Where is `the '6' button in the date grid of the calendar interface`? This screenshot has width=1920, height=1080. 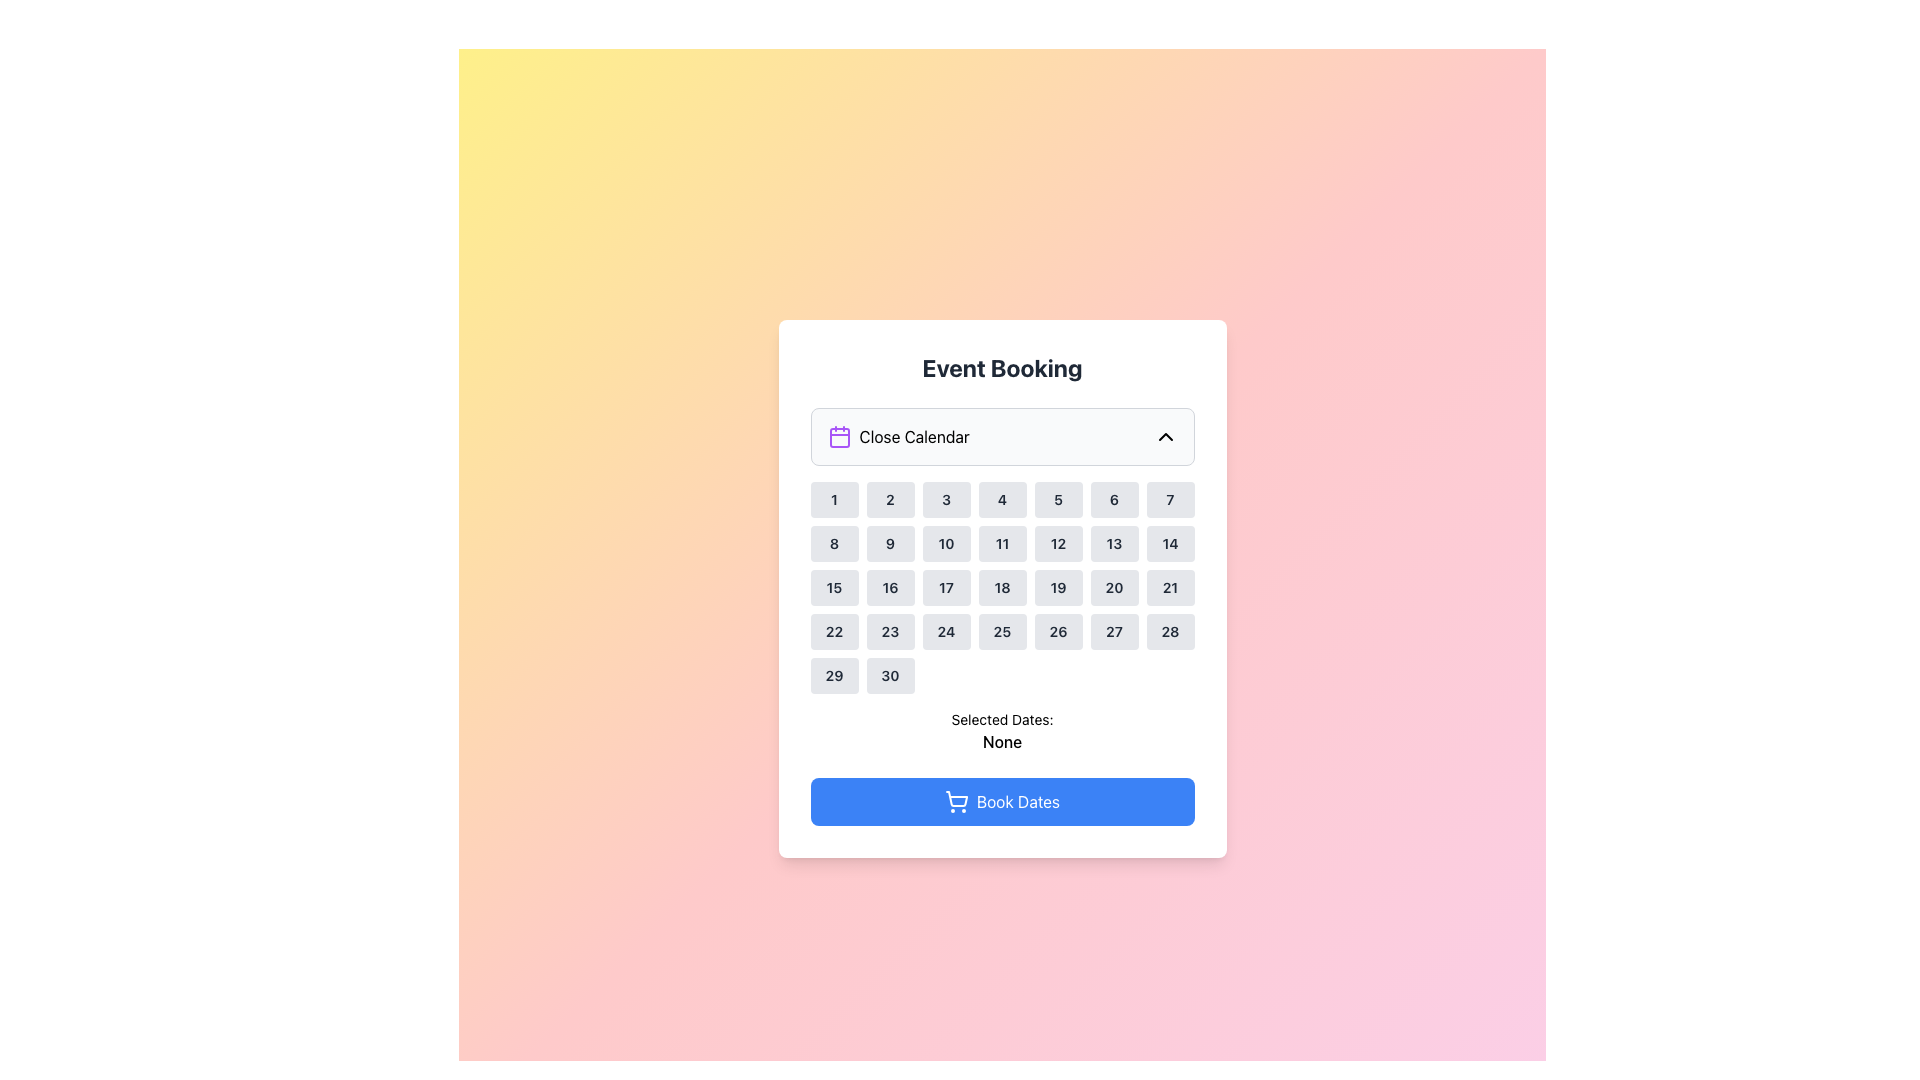
the '6' button in the date grid of the calendar interface is located at coordinates (1113, 499).